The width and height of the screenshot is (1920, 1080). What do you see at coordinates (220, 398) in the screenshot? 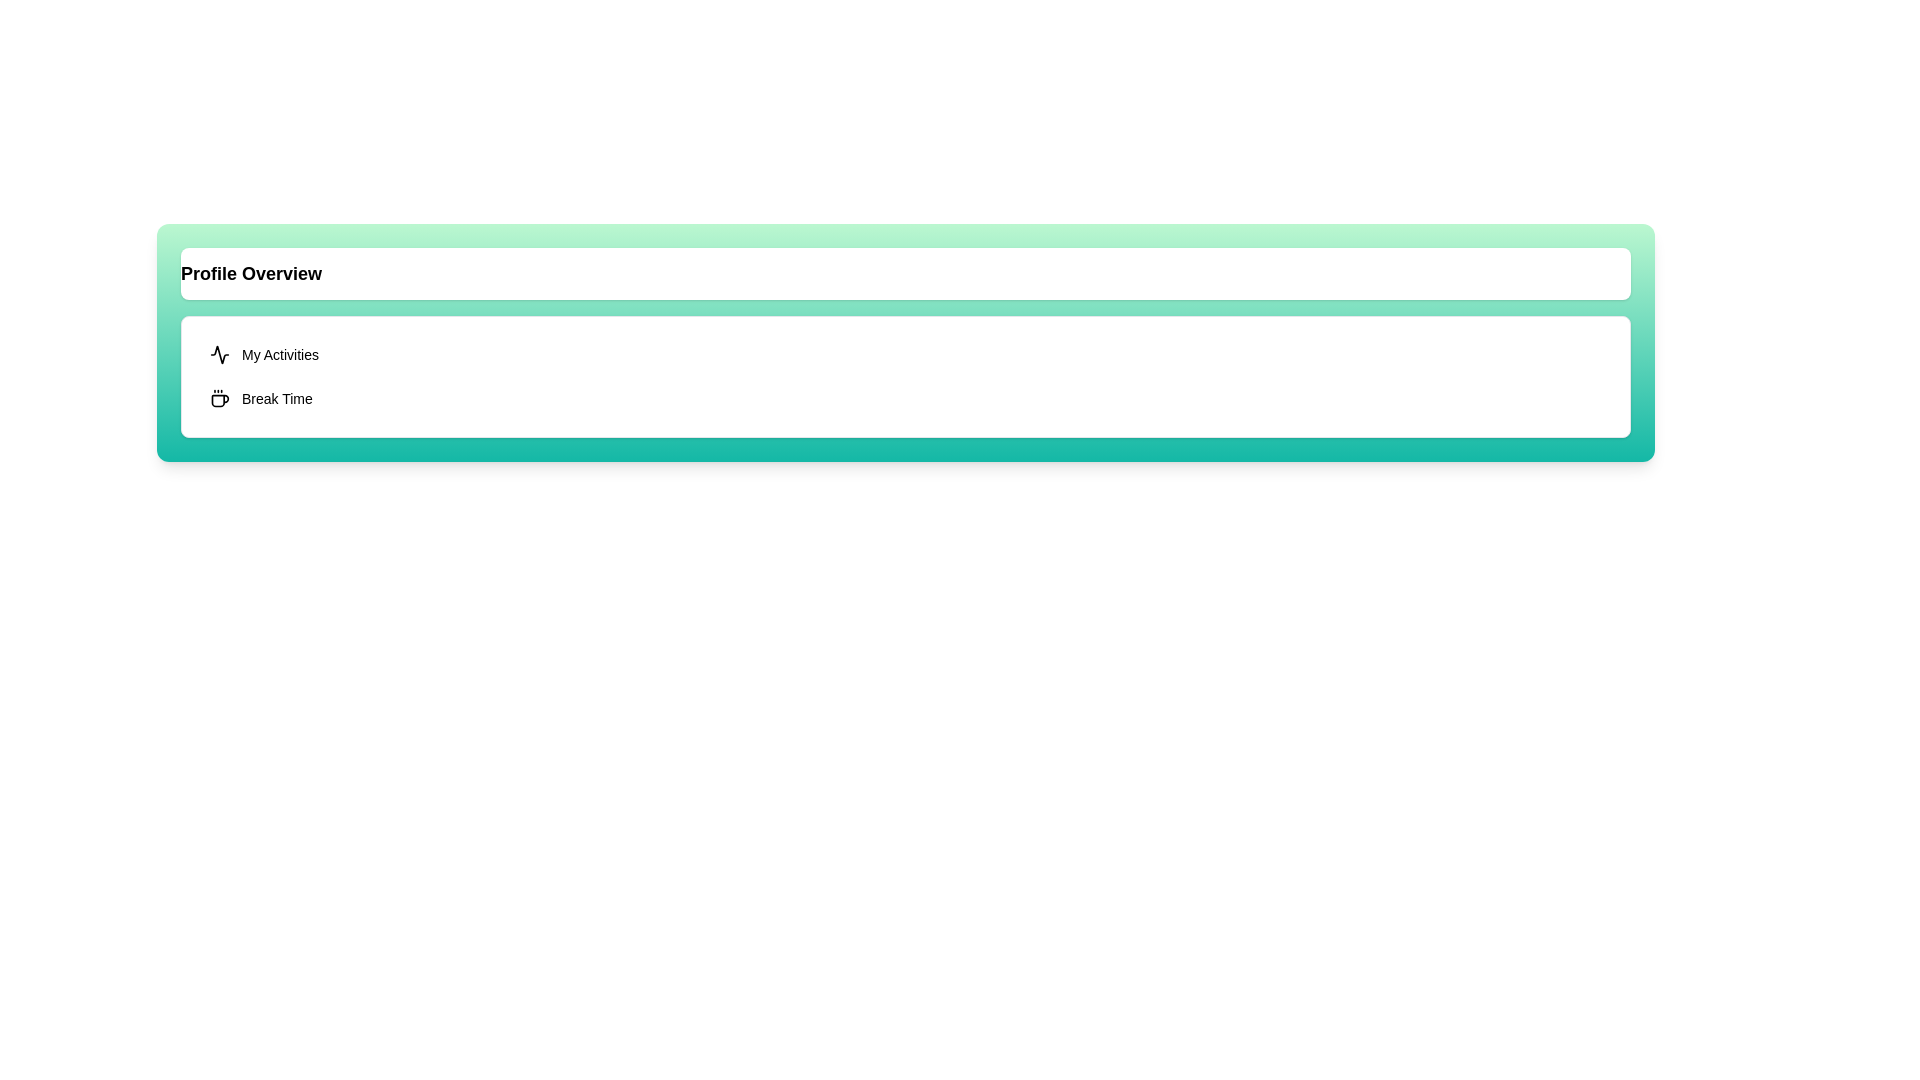
I see `the icon labeled 'Break Time' to perform its associated action` at bounding box center [220, 398].